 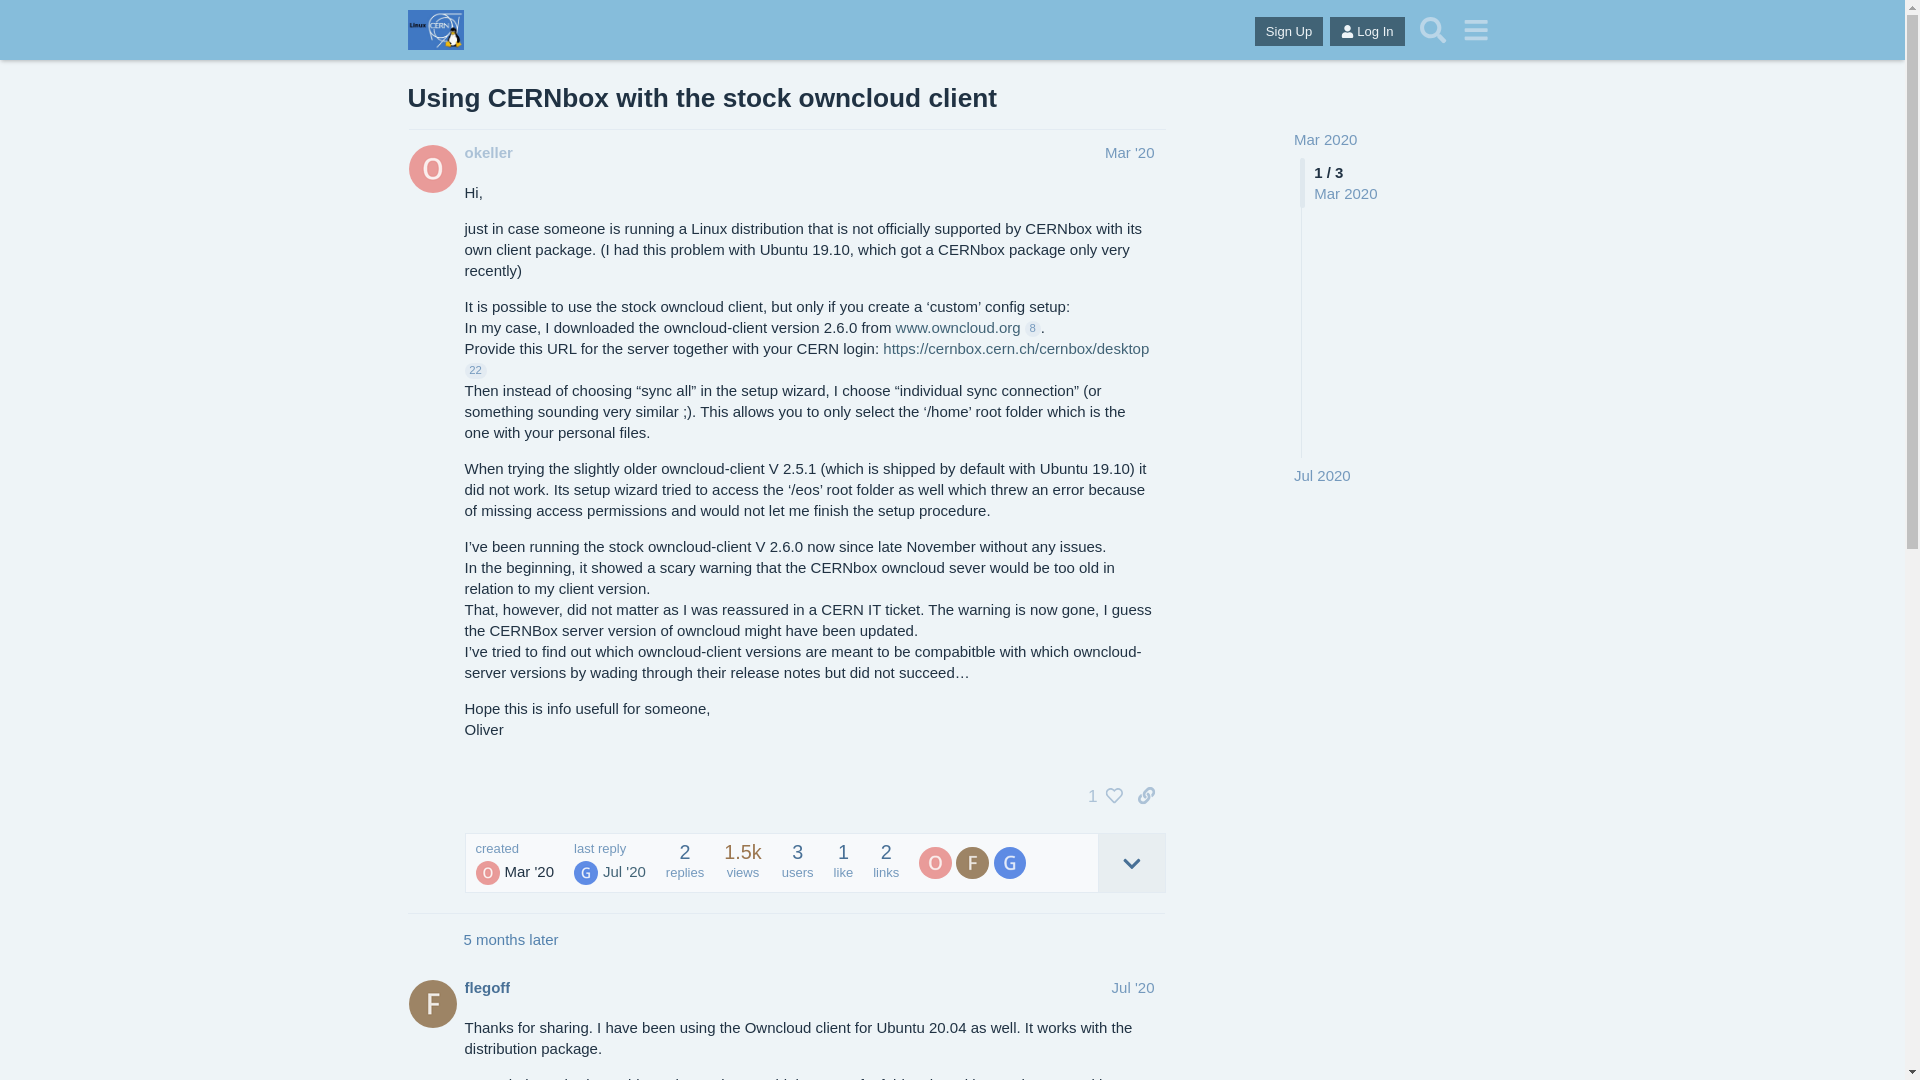 What do you see at coordinates (1146, 794) in the screenshot?
I see `'share a link to this post'` at bounding box center [1146, 794].